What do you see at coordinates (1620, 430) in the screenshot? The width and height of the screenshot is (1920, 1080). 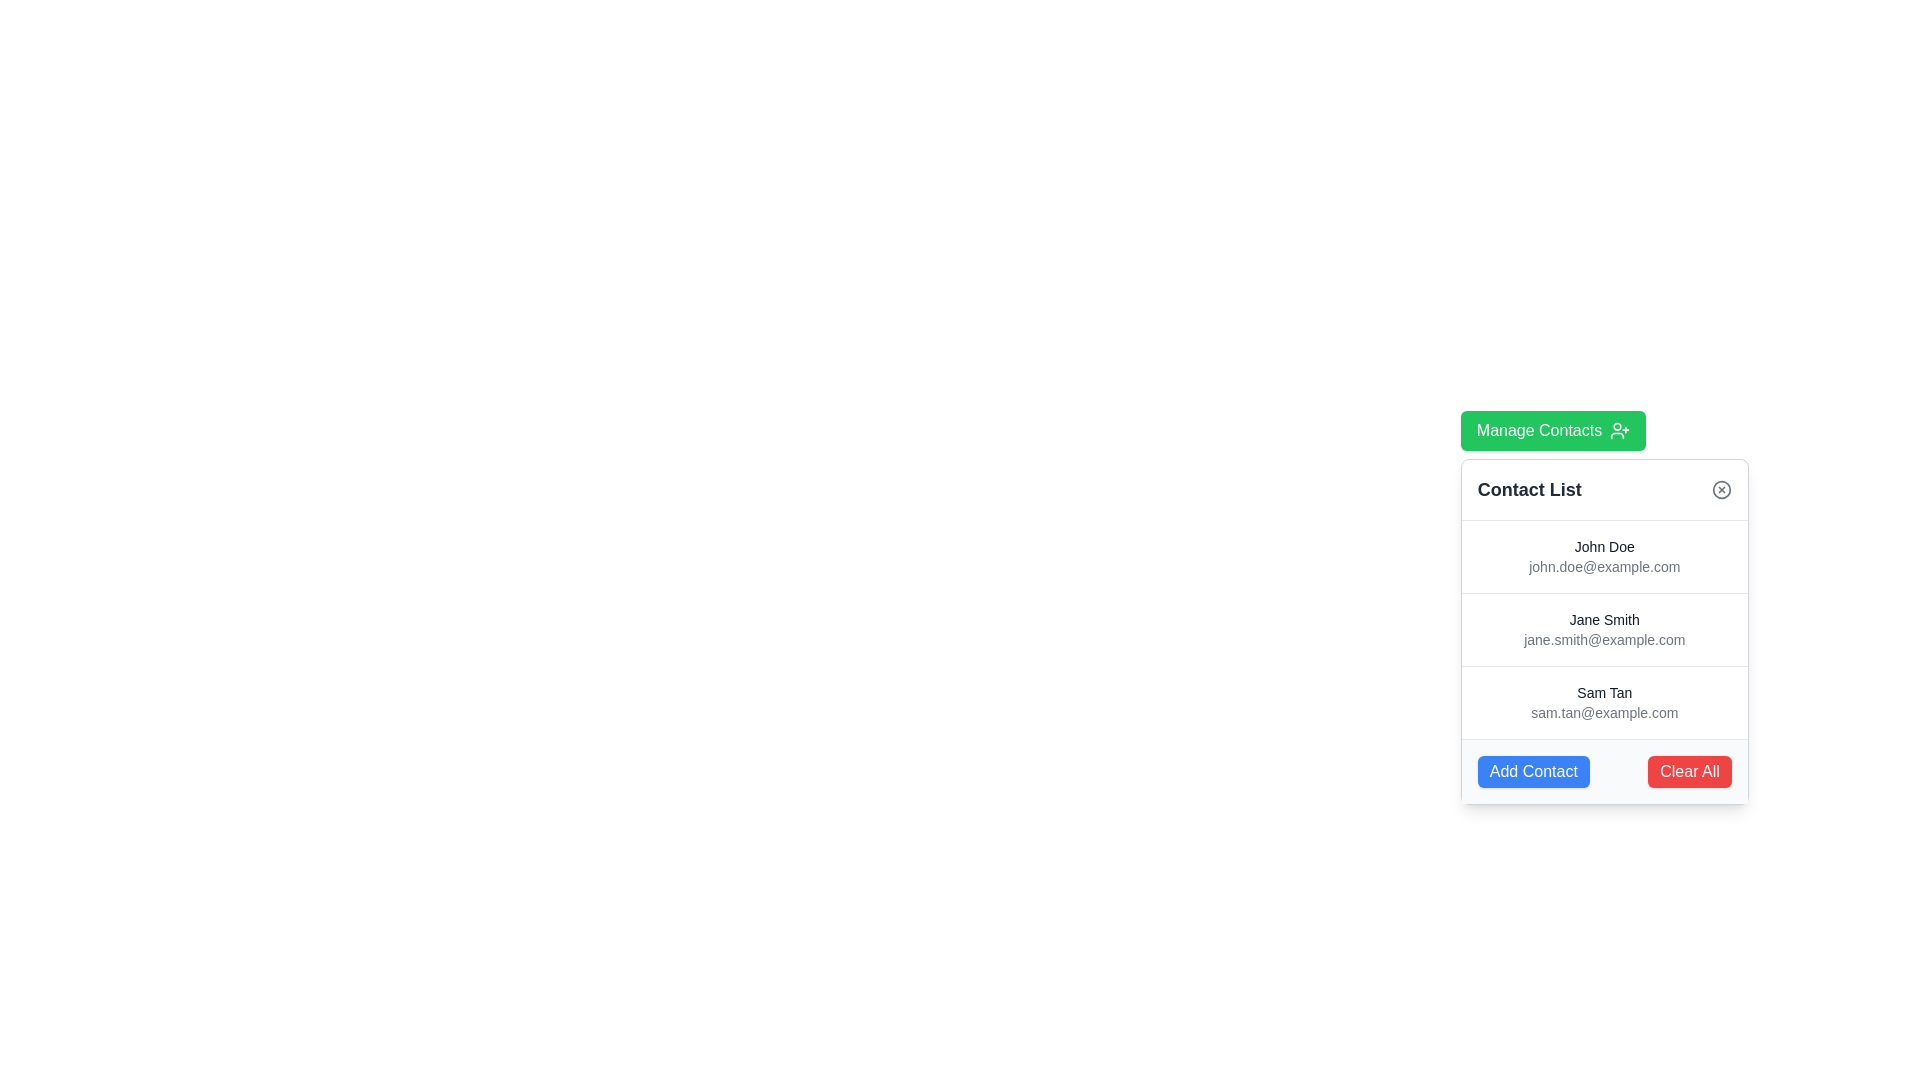 I see `the icon located at the rightmost position of the green button labeled 'Manage Contacts' to initiate the action of adding a user or contact` at bounding box center [1620, 430].